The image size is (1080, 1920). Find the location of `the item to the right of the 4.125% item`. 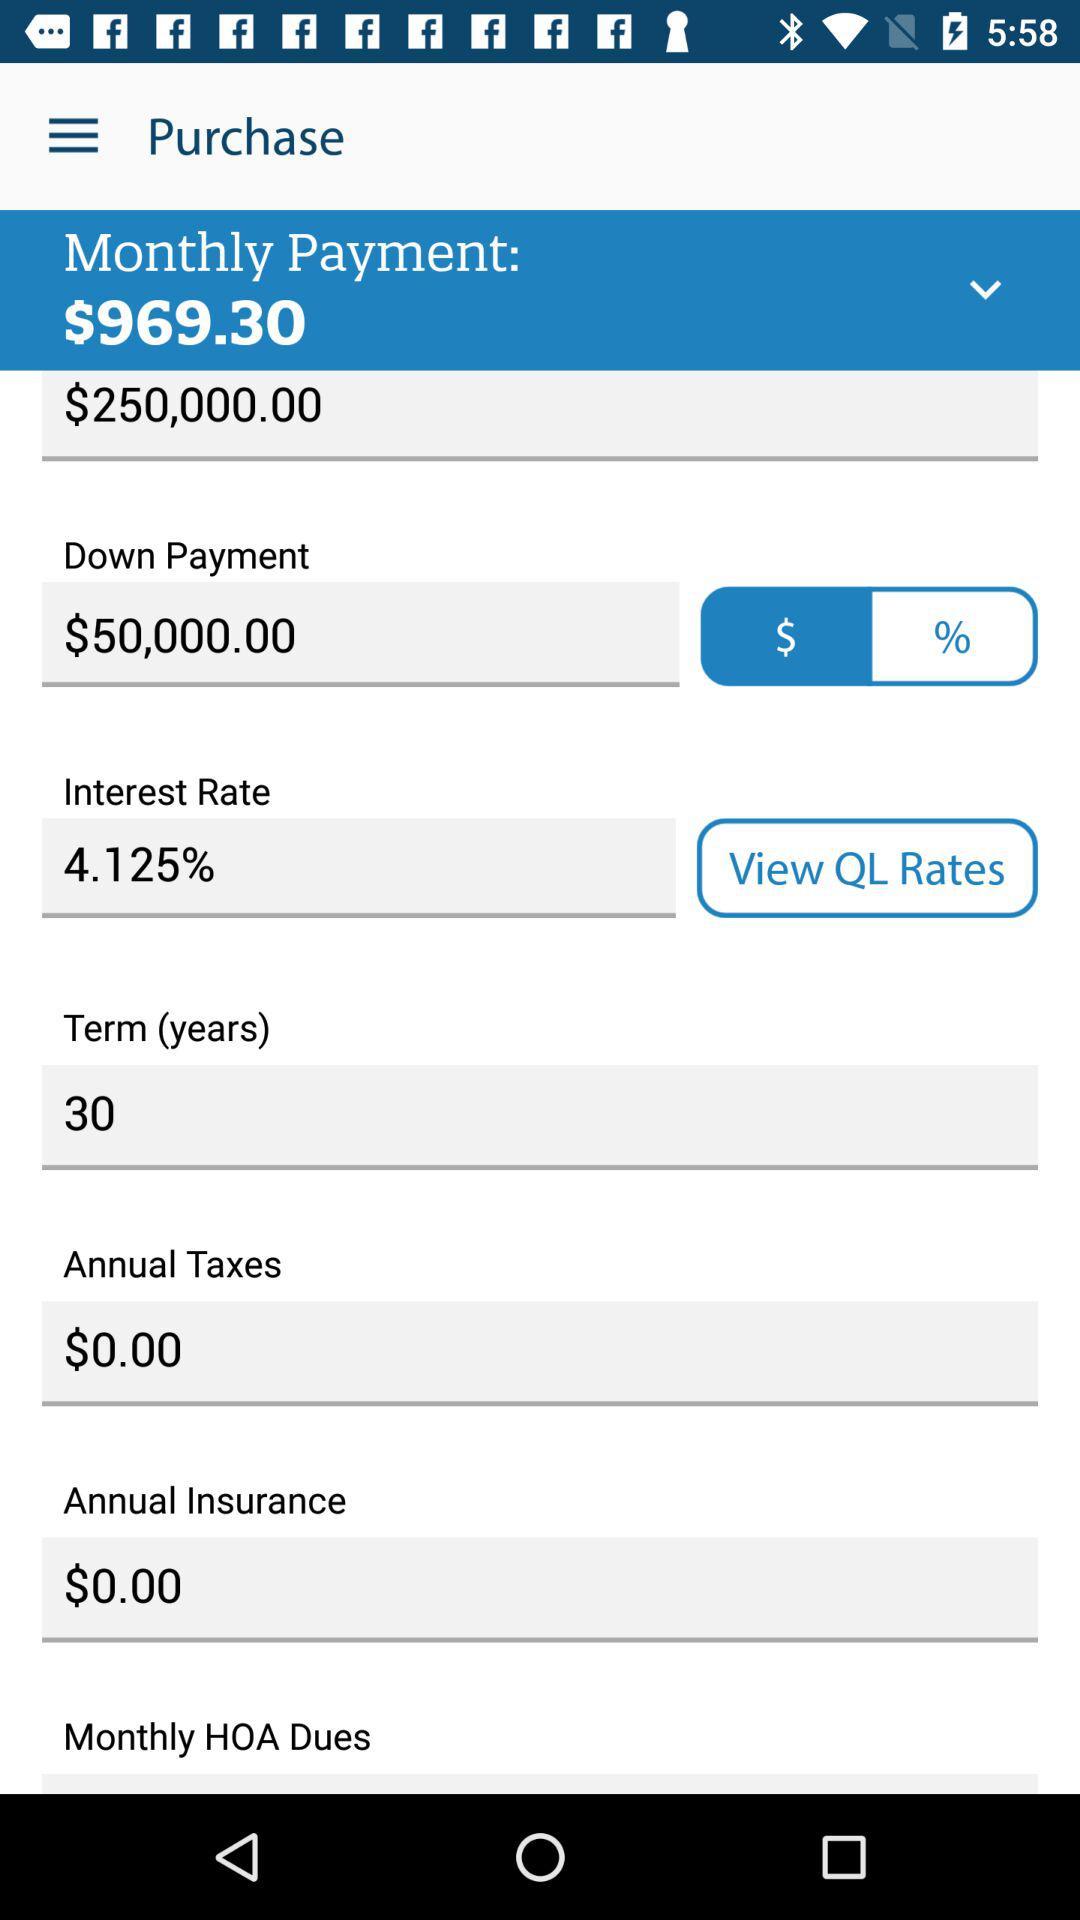

the item to the right of the 4.125% item is located at coordinates (866, 868).